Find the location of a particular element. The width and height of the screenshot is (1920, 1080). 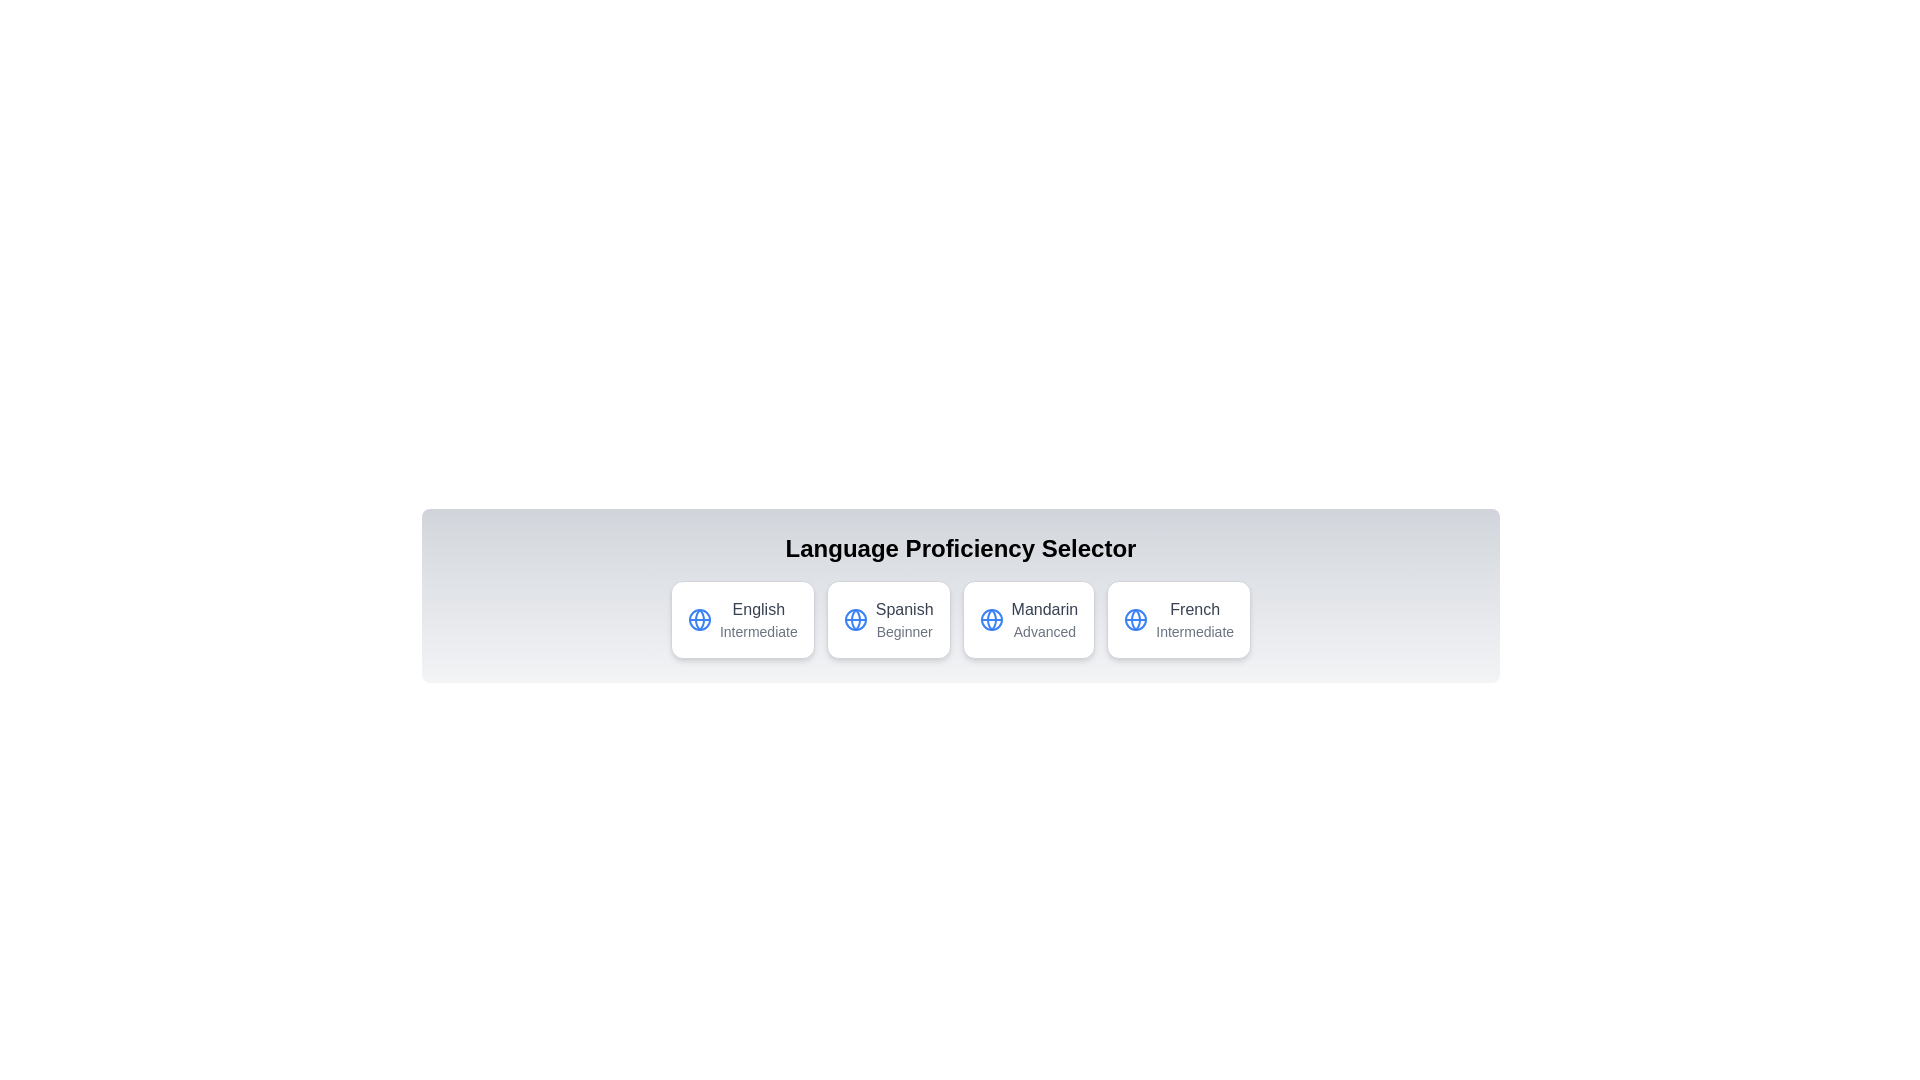

the card representing the language Spanish to cycle its proficiency level is located at coordinates (887, 619).